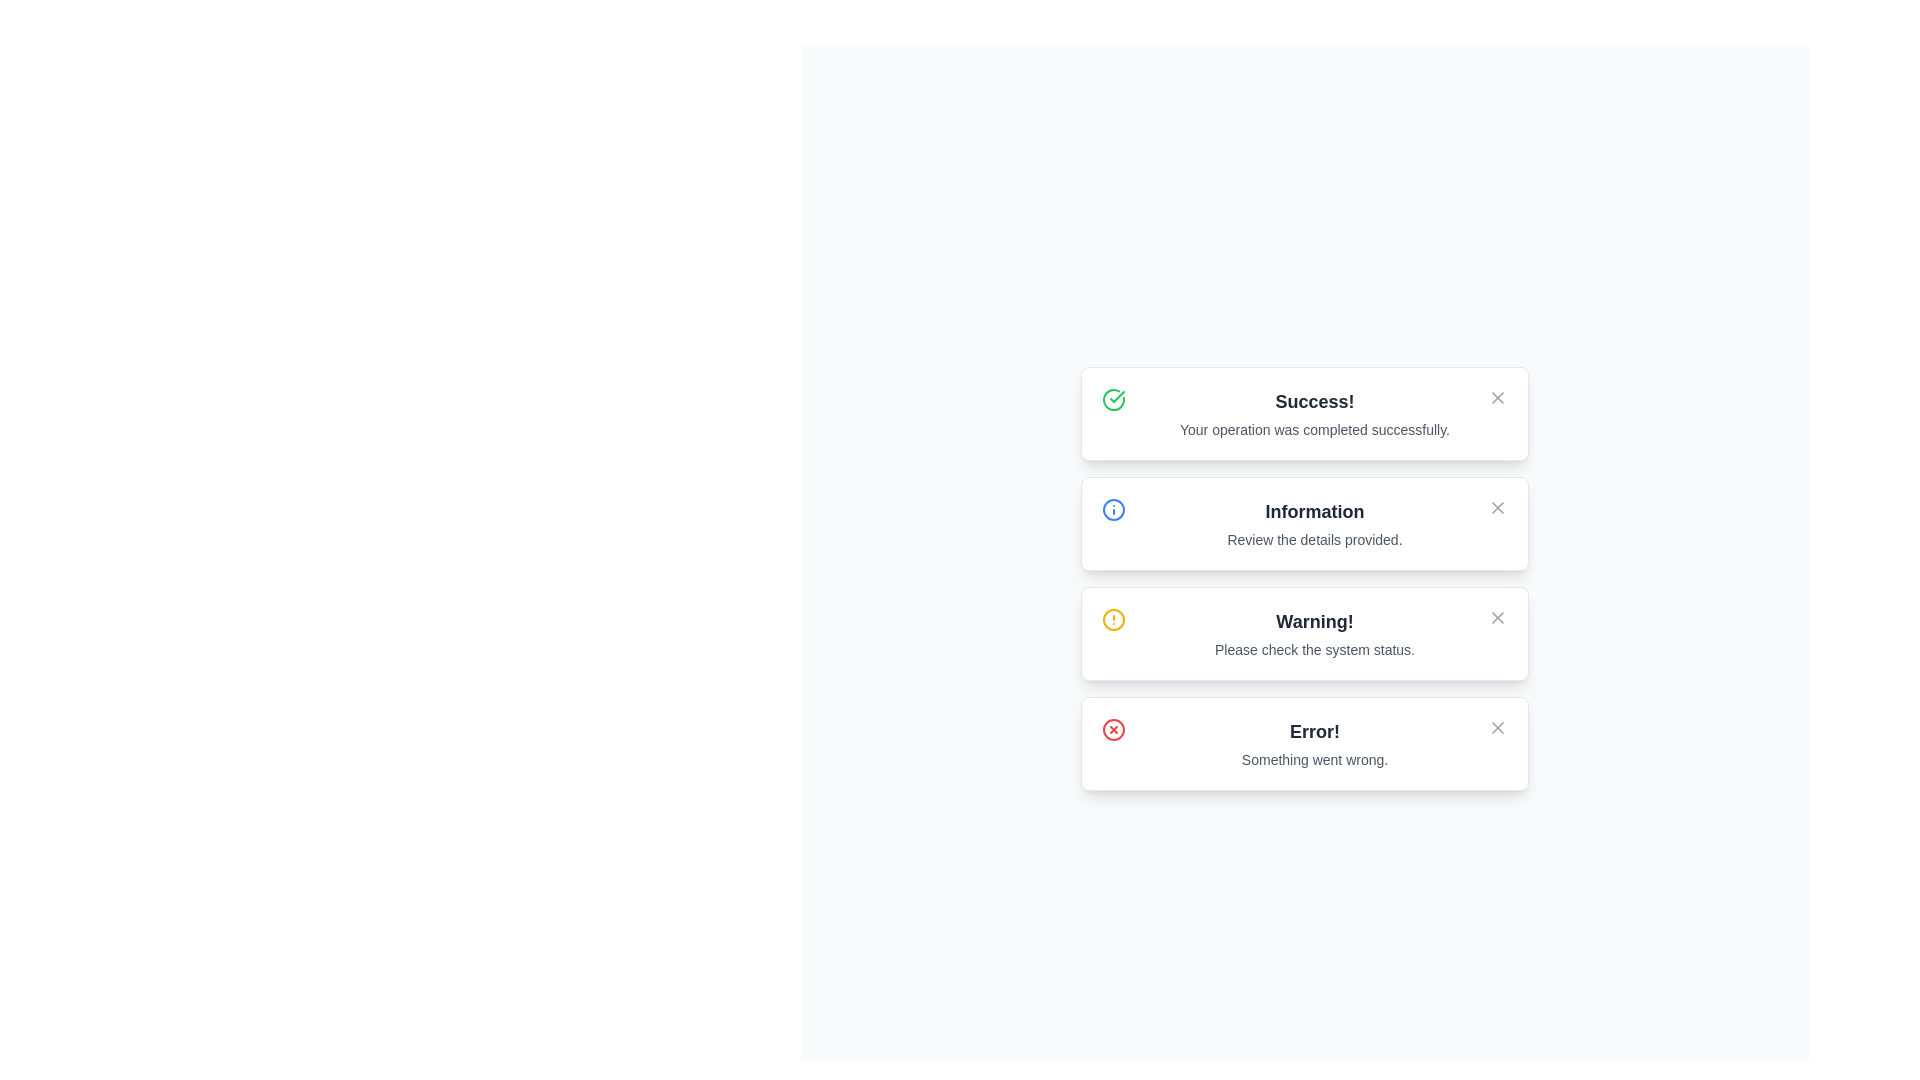 This screenshot has height=1080, width=1920. What do you see at coordinates (1315, 744) in the screenshot?
I see `the Text Block displaying the message 'Error! Something went wrong.' located in the bottommost notification card` at bounding box center [1315, 744].